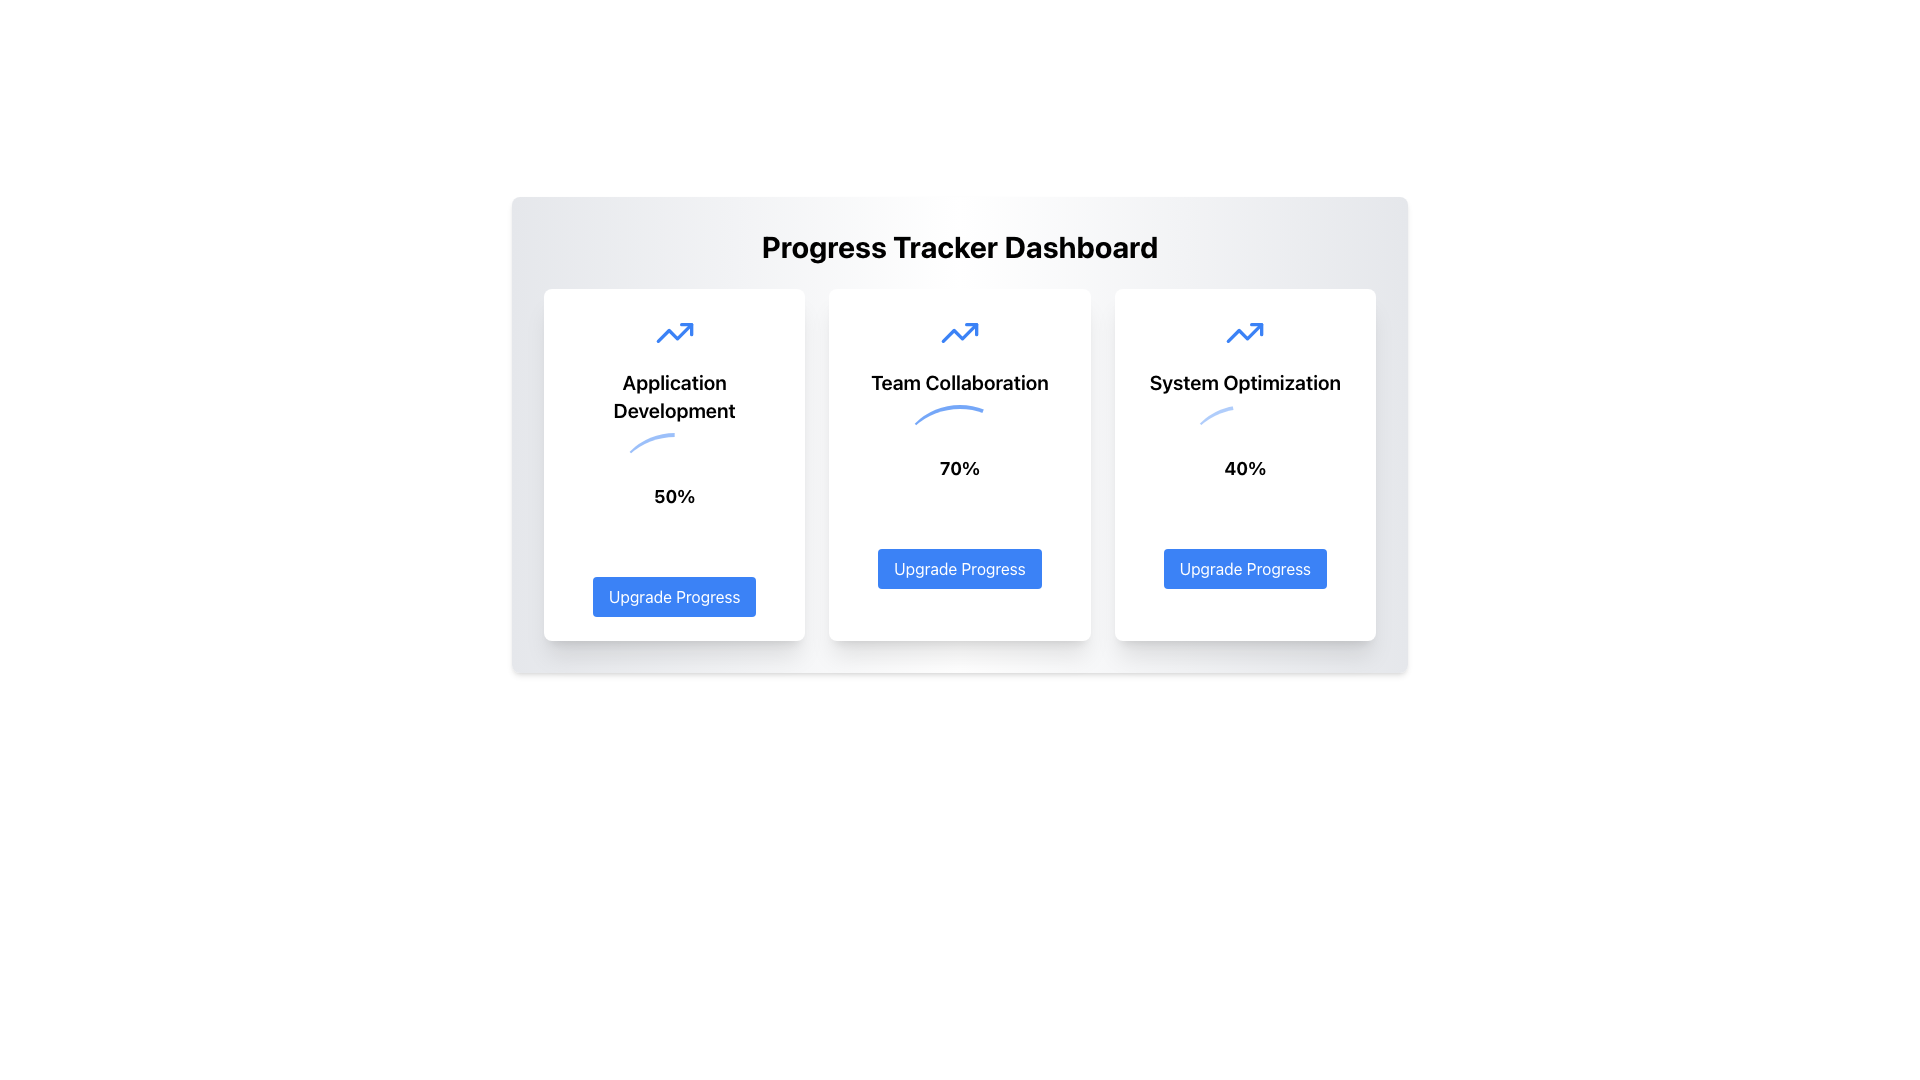 The width and height of the screenshot is (1920, 1080). I want to click on the 'Upgrade Progress' button, which is a rectangular button with a blue background and white text, located below the '70%' text in the 'Team Collaboration' card, so click(960, 569).